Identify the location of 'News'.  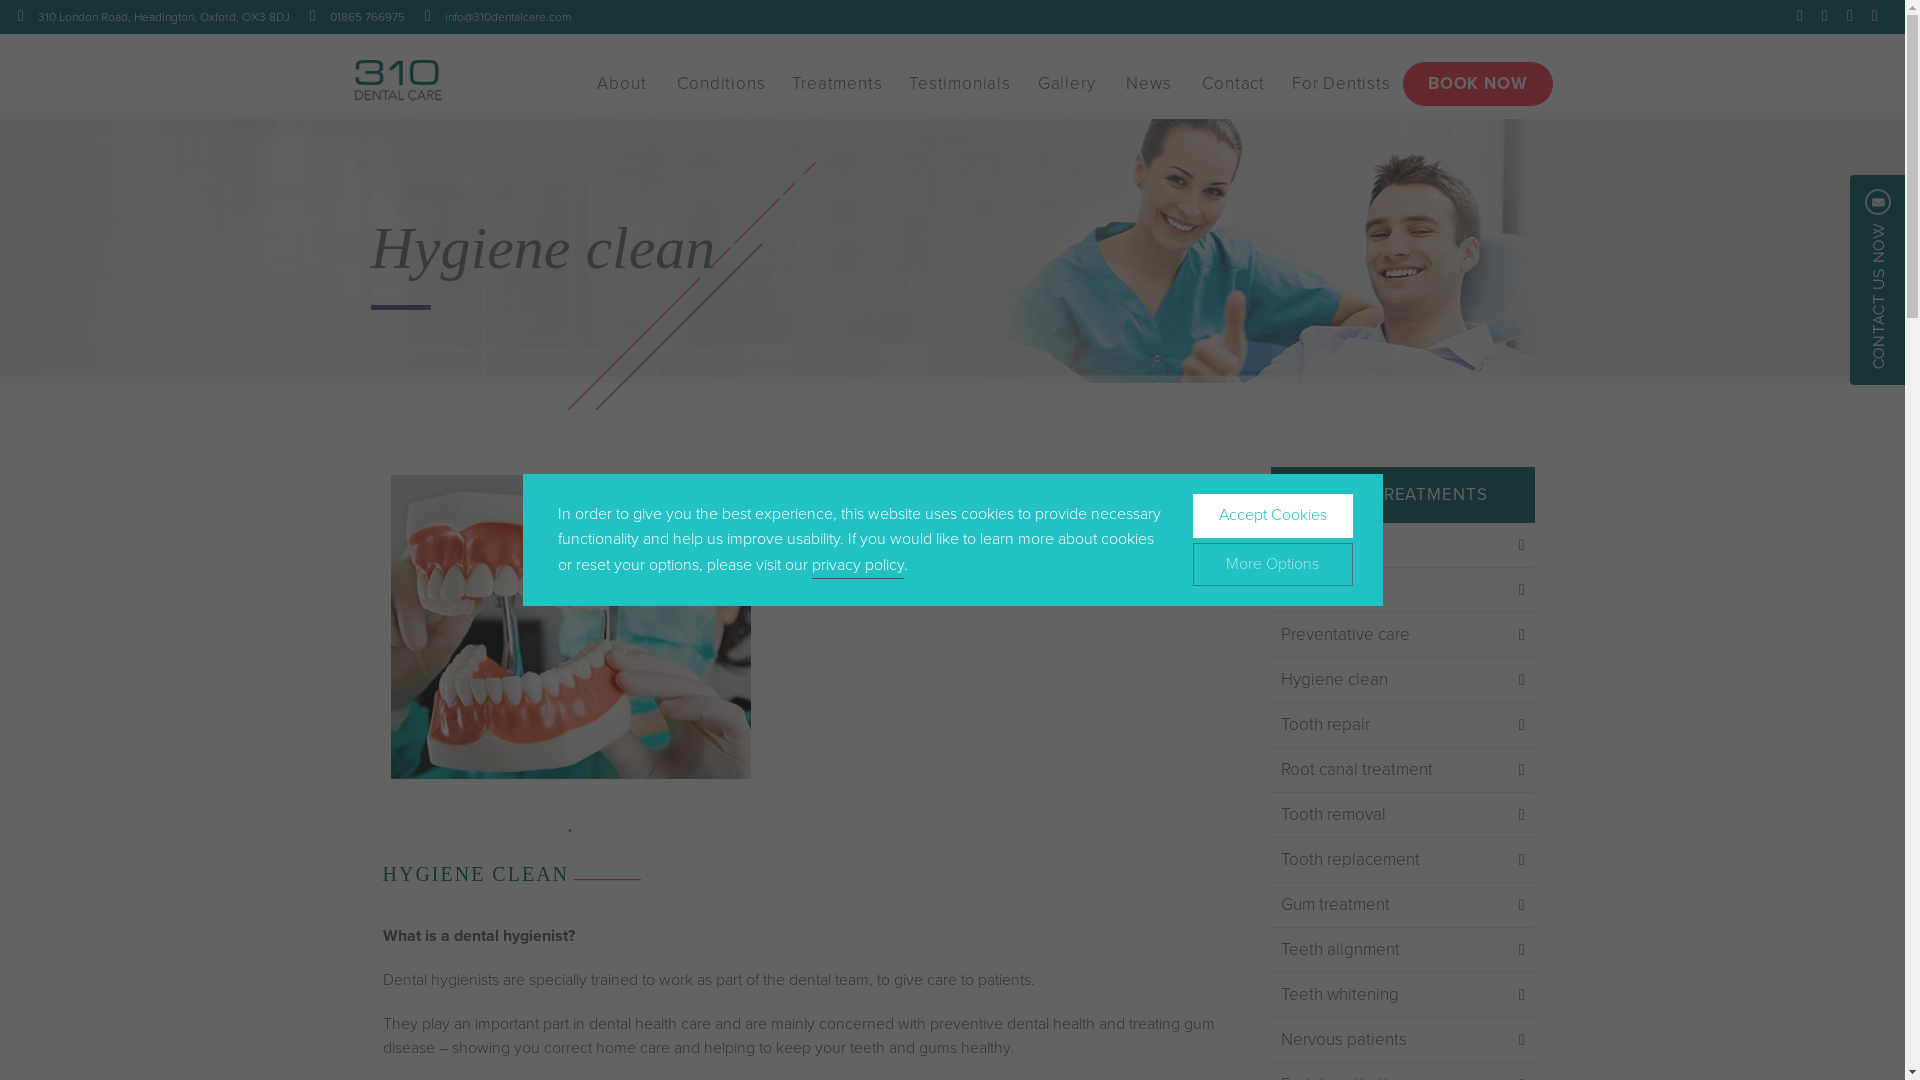
(1109, 88).